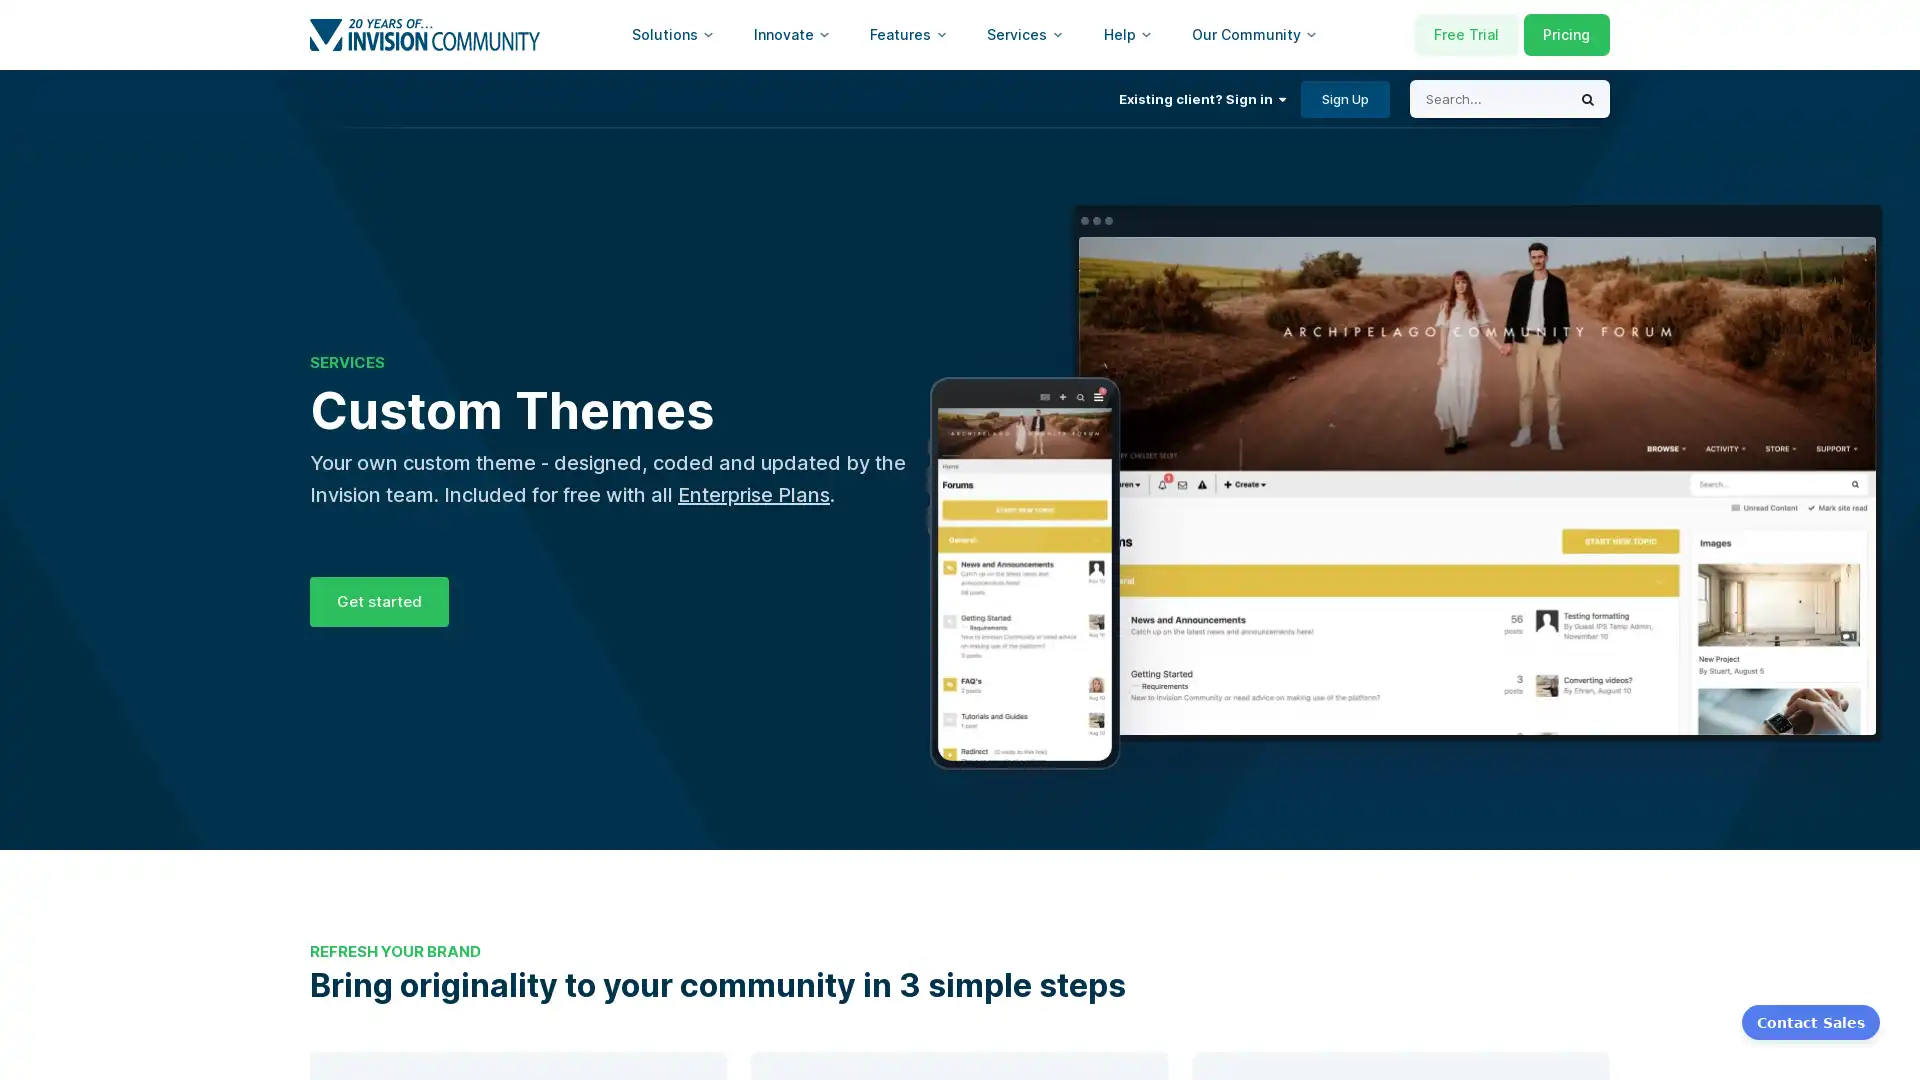 Image resolution: width=1920 pixels, height=1080 pixels. Describe the element at coordinates (672, 34) in the screenshot. I see `Solutions` at that location.